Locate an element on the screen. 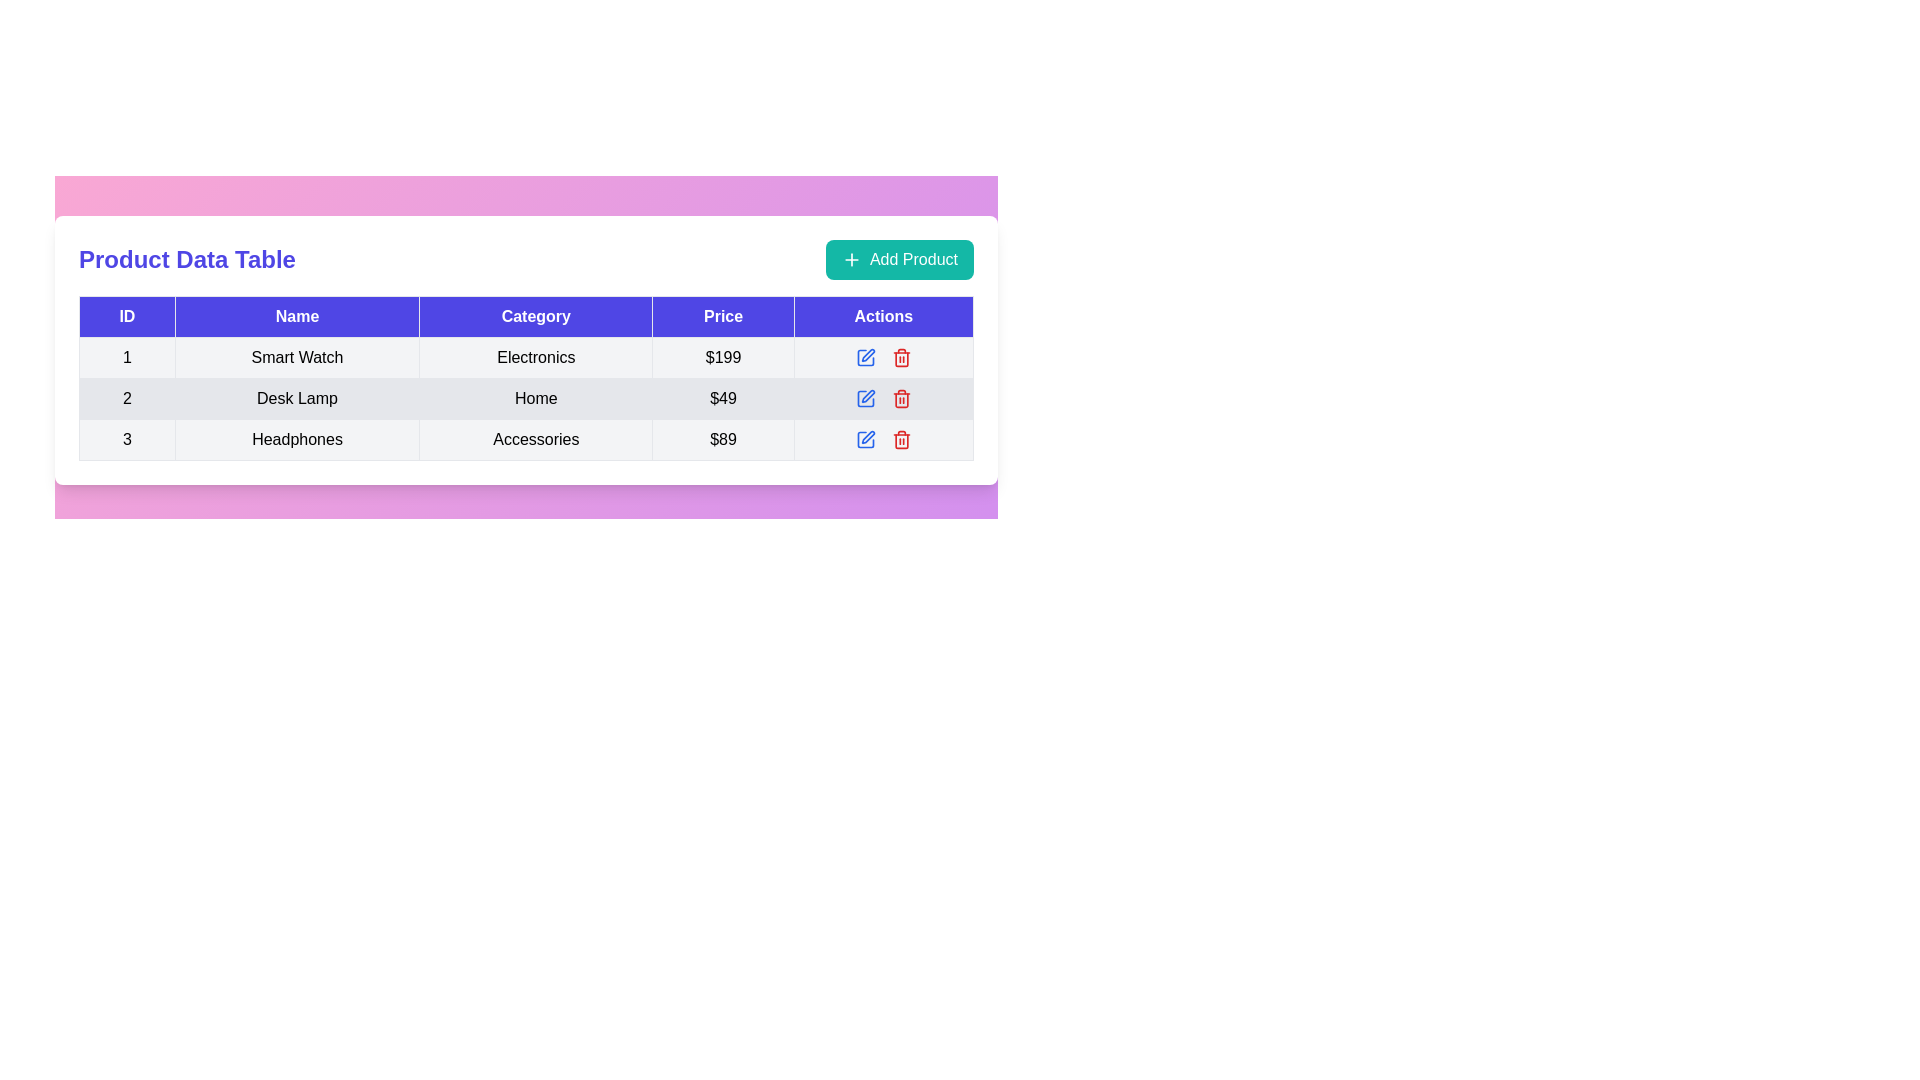 This screenshot has height=1080, width=1920. the 'Category' column header in the table is located at coordinates (536, 315).